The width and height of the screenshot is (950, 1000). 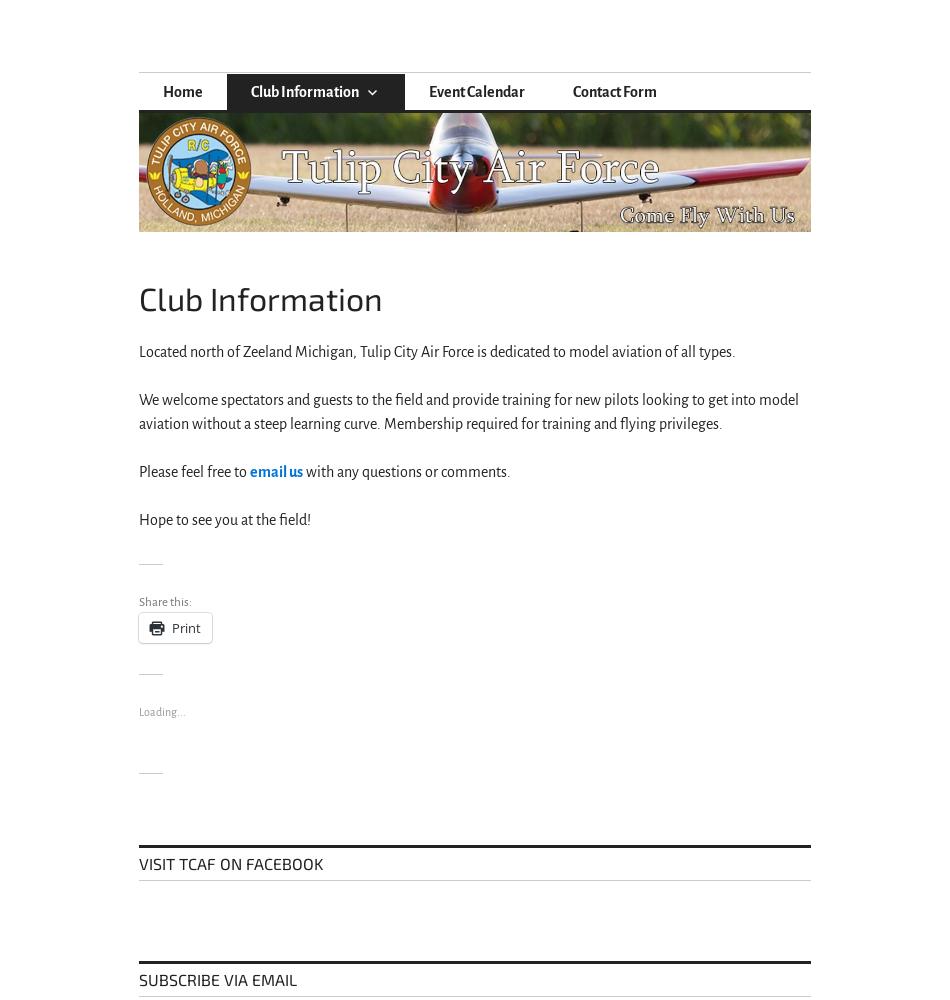 What do you see at coordinates (138, 351) in the screenshot?
I see `'Located north of Zeeland Michigan, Tulip City Air Force is dedicated to model aviation of all types.'` at bounding box center [138, 351].